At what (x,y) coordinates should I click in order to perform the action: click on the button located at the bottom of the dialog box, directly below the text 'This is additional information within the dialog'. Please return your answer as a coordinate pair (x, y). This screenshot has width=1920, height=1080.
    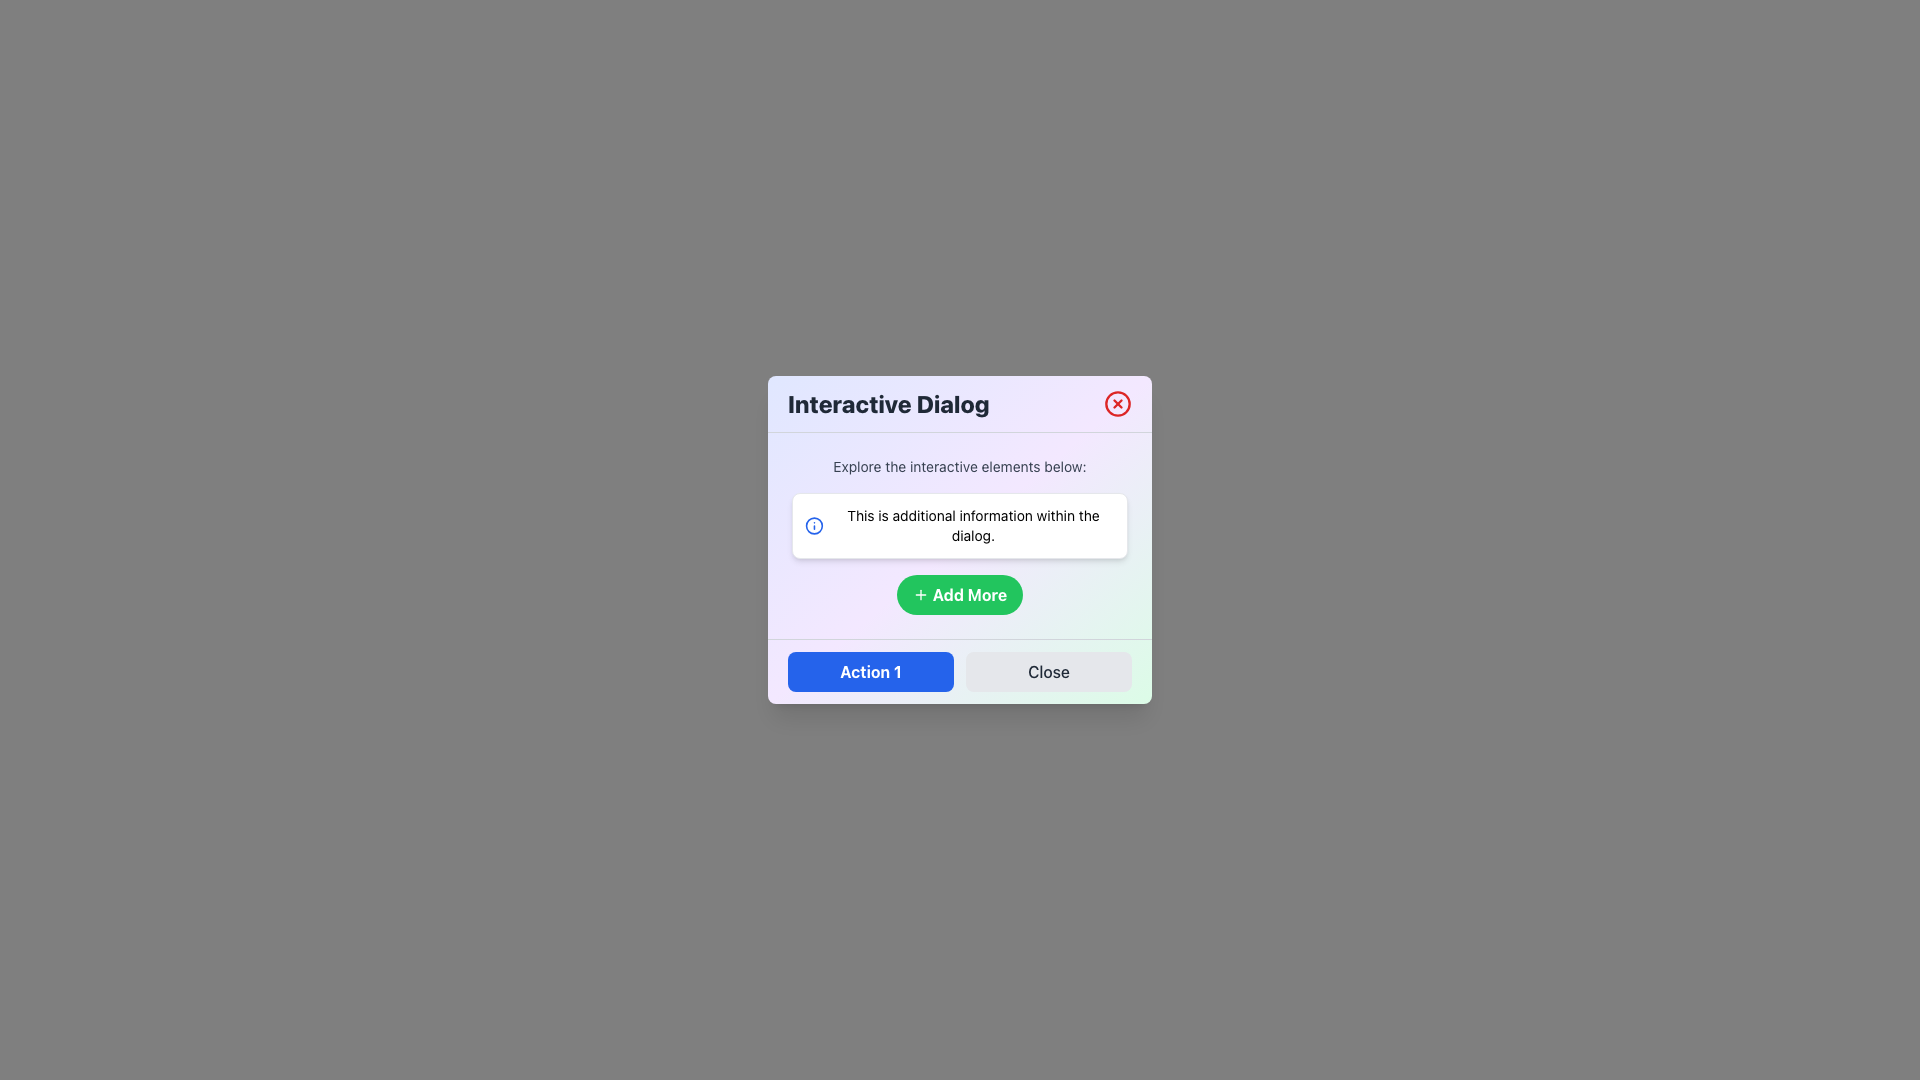
    Looking at the image, I should click on (960, 593).